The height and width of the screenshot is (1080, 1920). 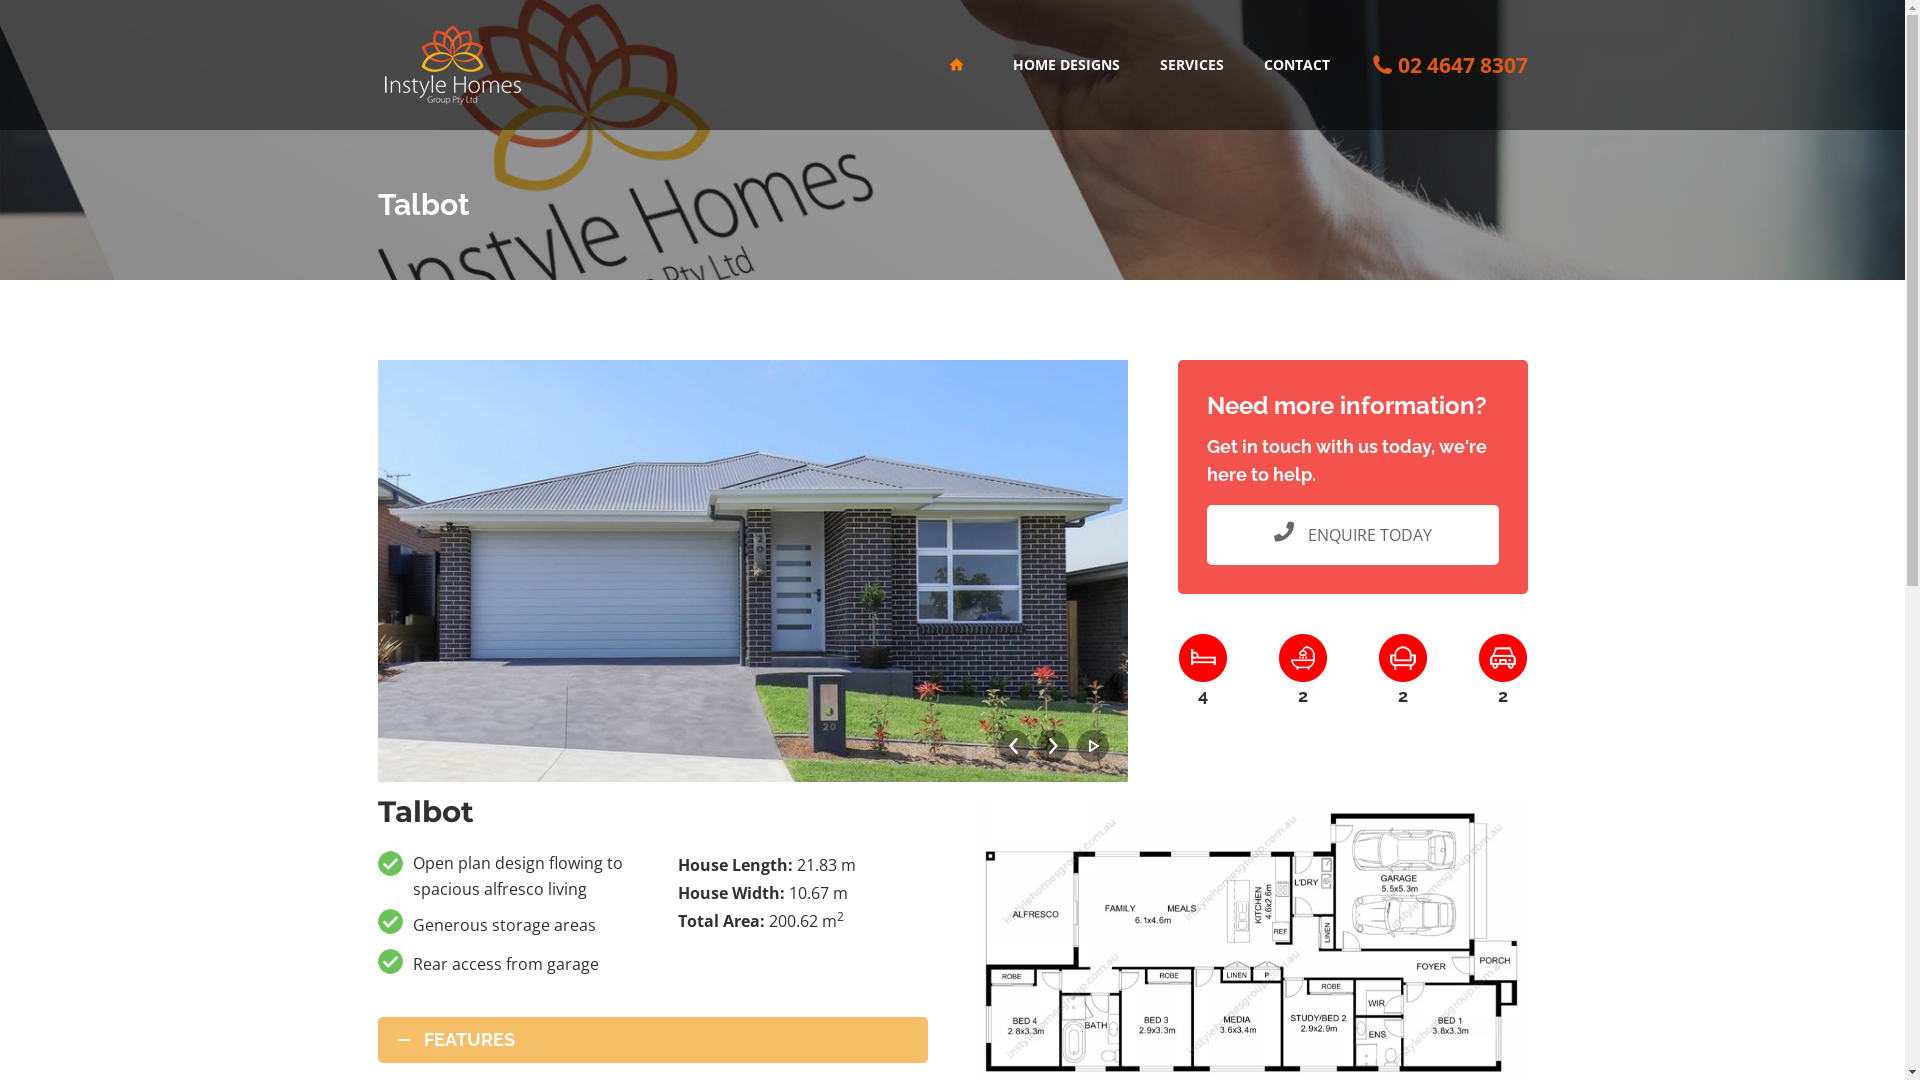 I want to click on 'CONTACT', so click(x=1296, y=64).